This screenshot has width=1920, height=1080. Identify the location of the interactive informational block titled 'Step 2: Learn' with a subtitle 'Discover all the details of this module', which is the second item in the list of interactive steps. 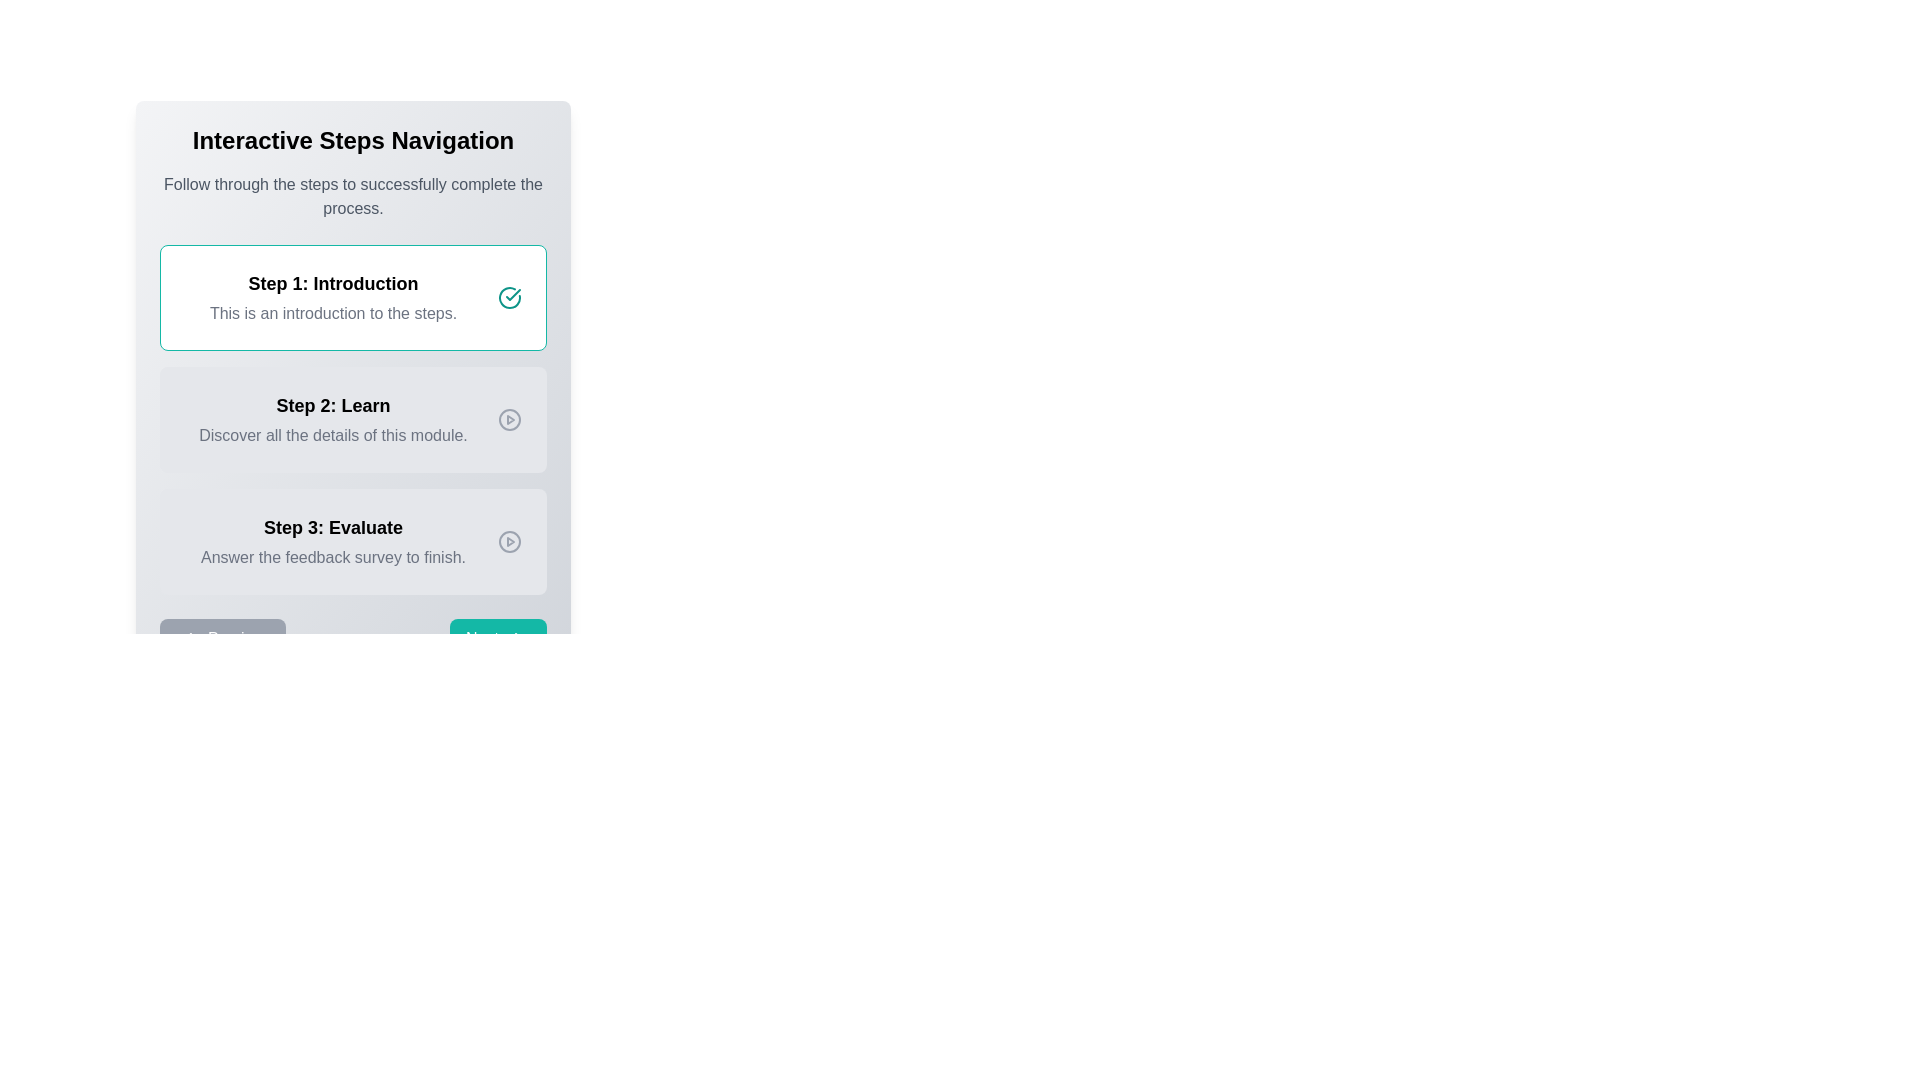
(353, 419).